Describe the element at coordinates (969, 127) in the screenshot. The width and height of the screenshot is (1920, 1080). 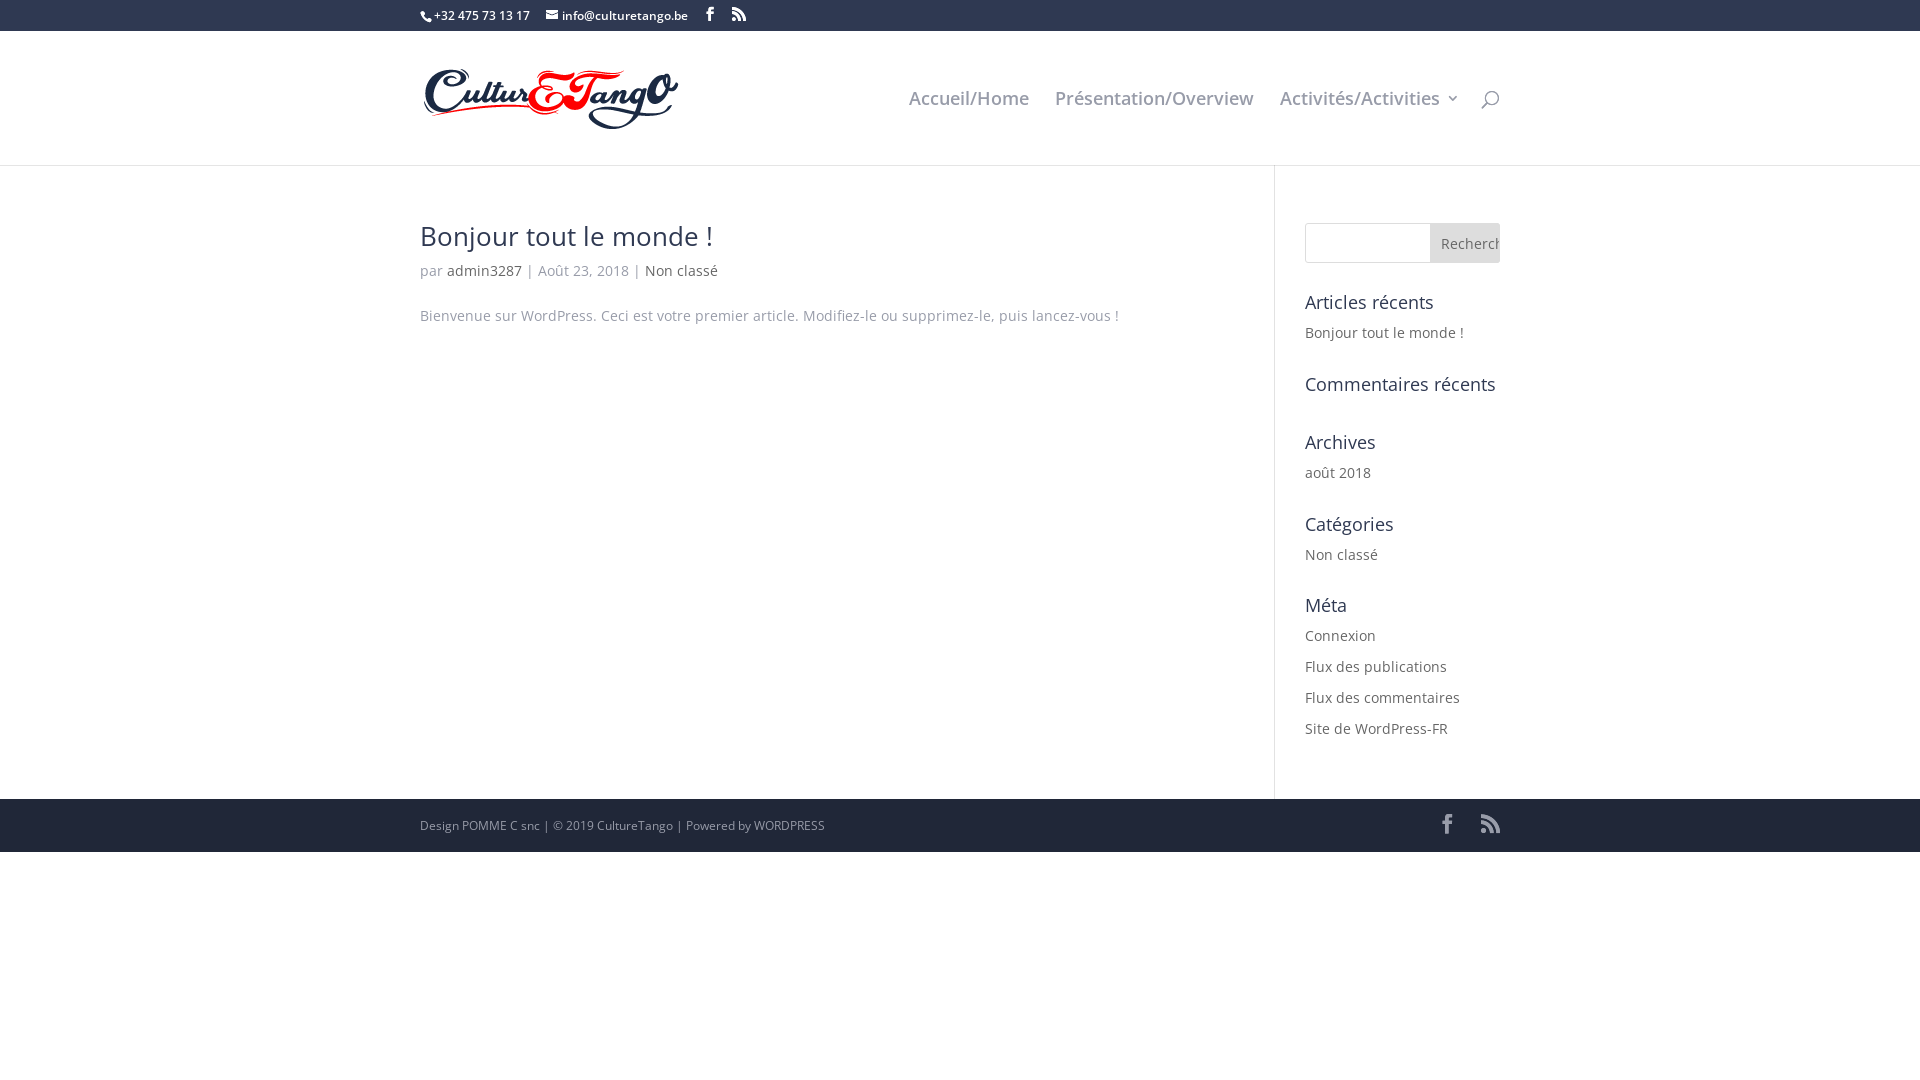
I see `'Accueil/Home'` at that location.